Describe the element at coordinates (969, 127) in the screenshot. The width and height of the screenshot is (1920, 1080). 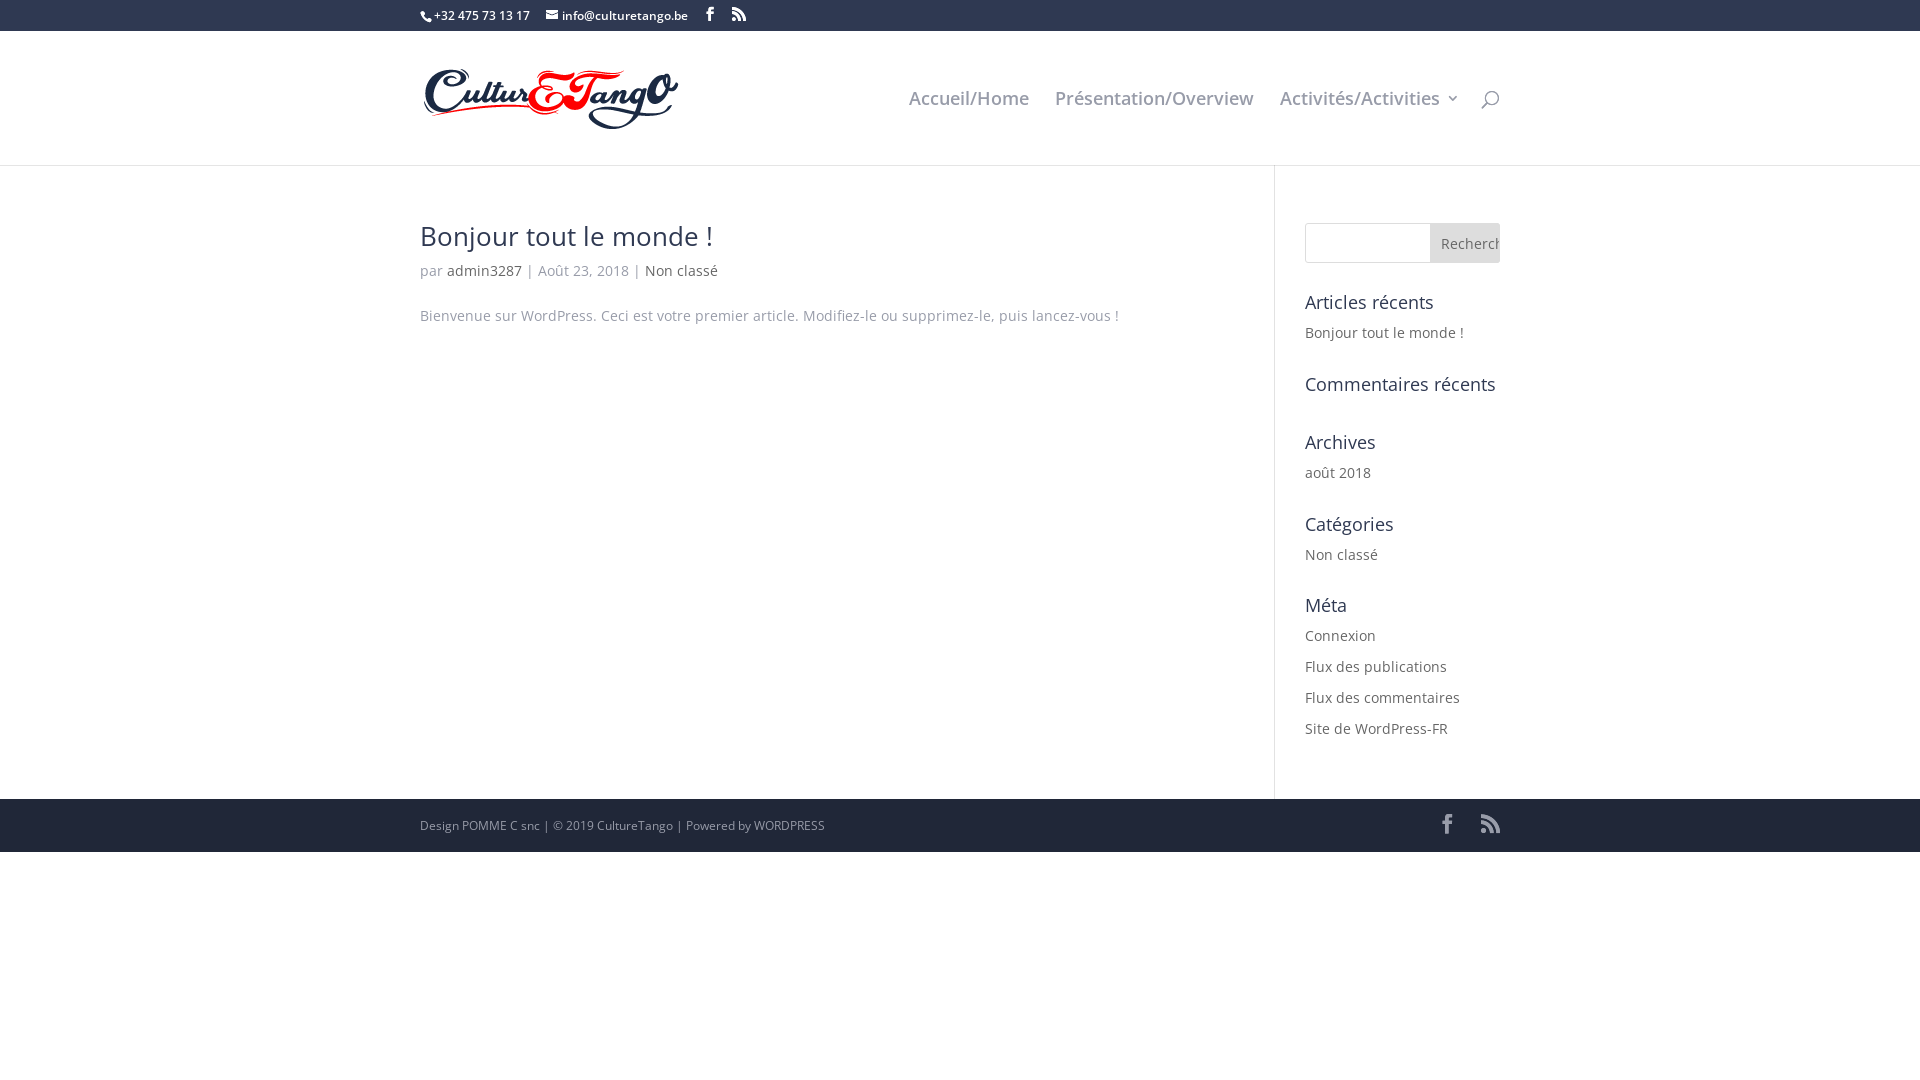
I see `'Accueil/Home'` at that location.